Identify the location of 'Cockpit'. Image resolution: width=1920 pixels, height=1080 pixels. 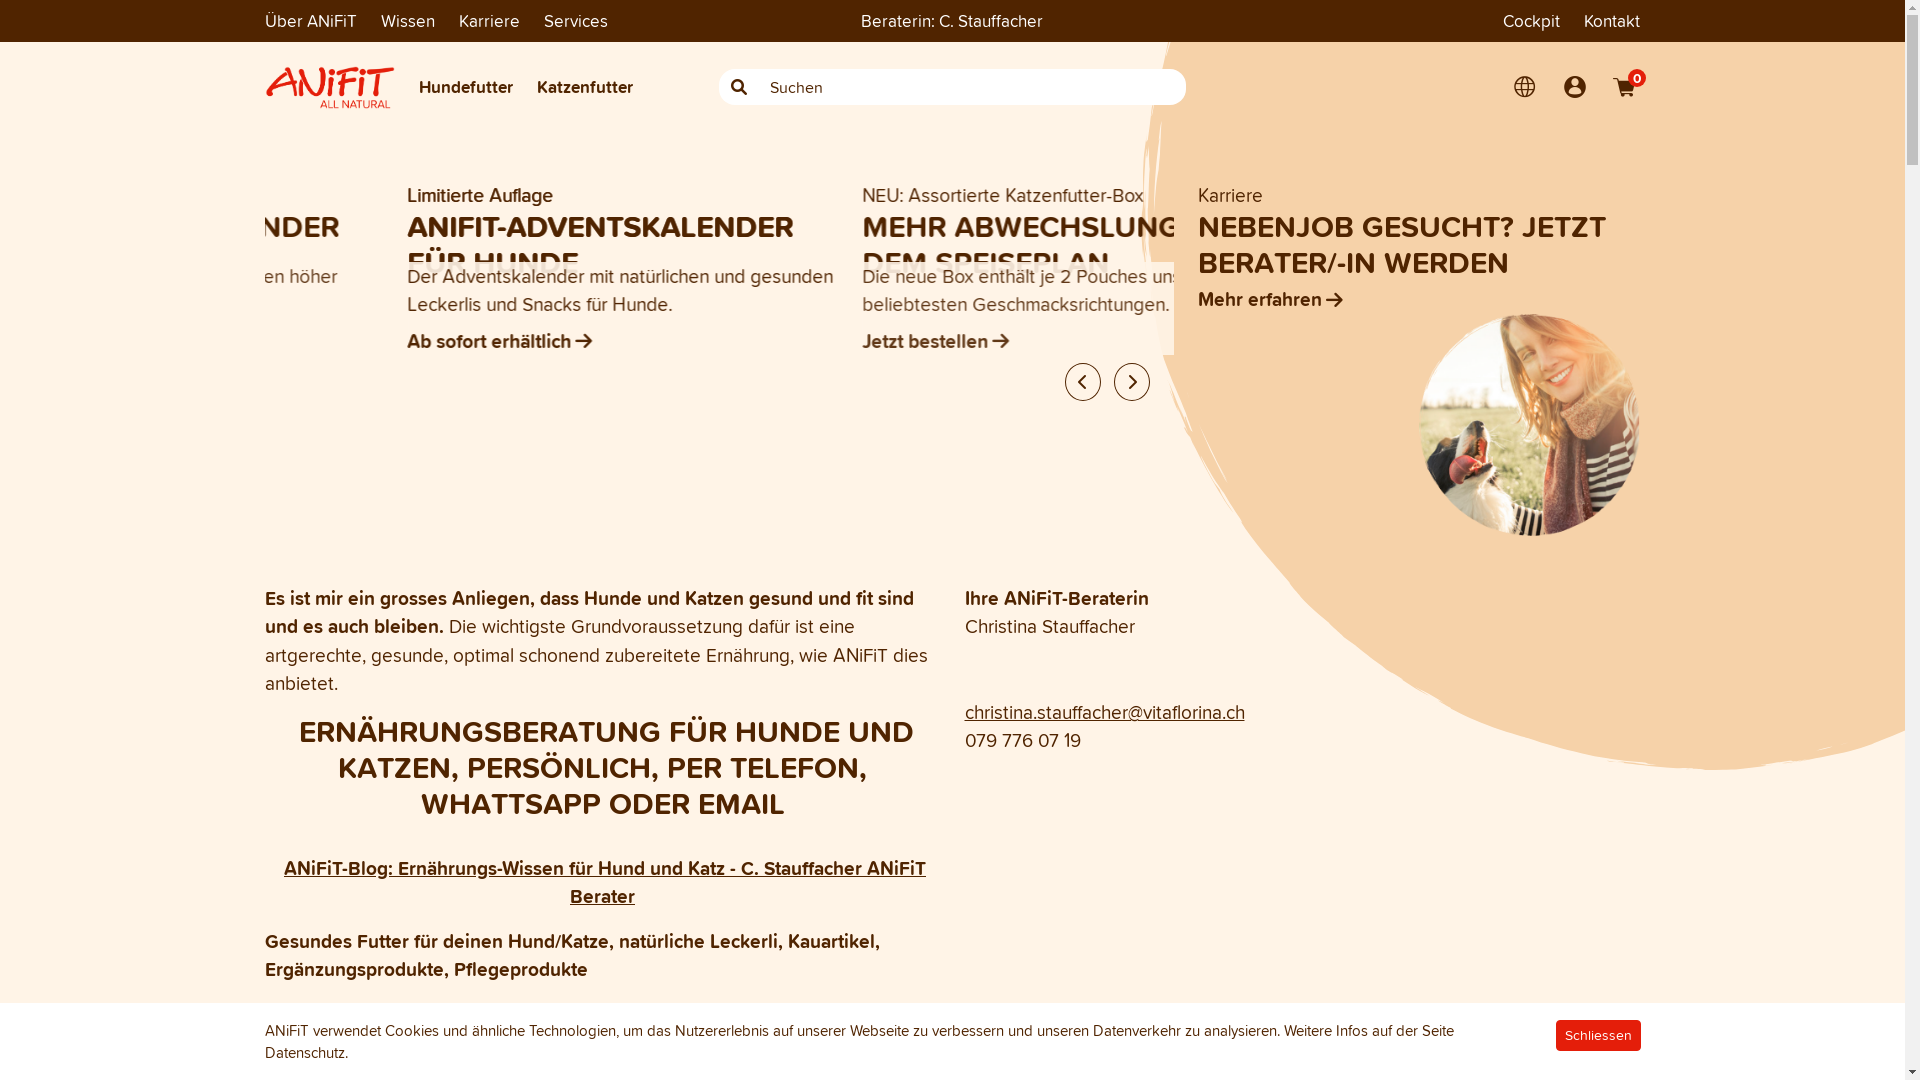
(1530, 20).